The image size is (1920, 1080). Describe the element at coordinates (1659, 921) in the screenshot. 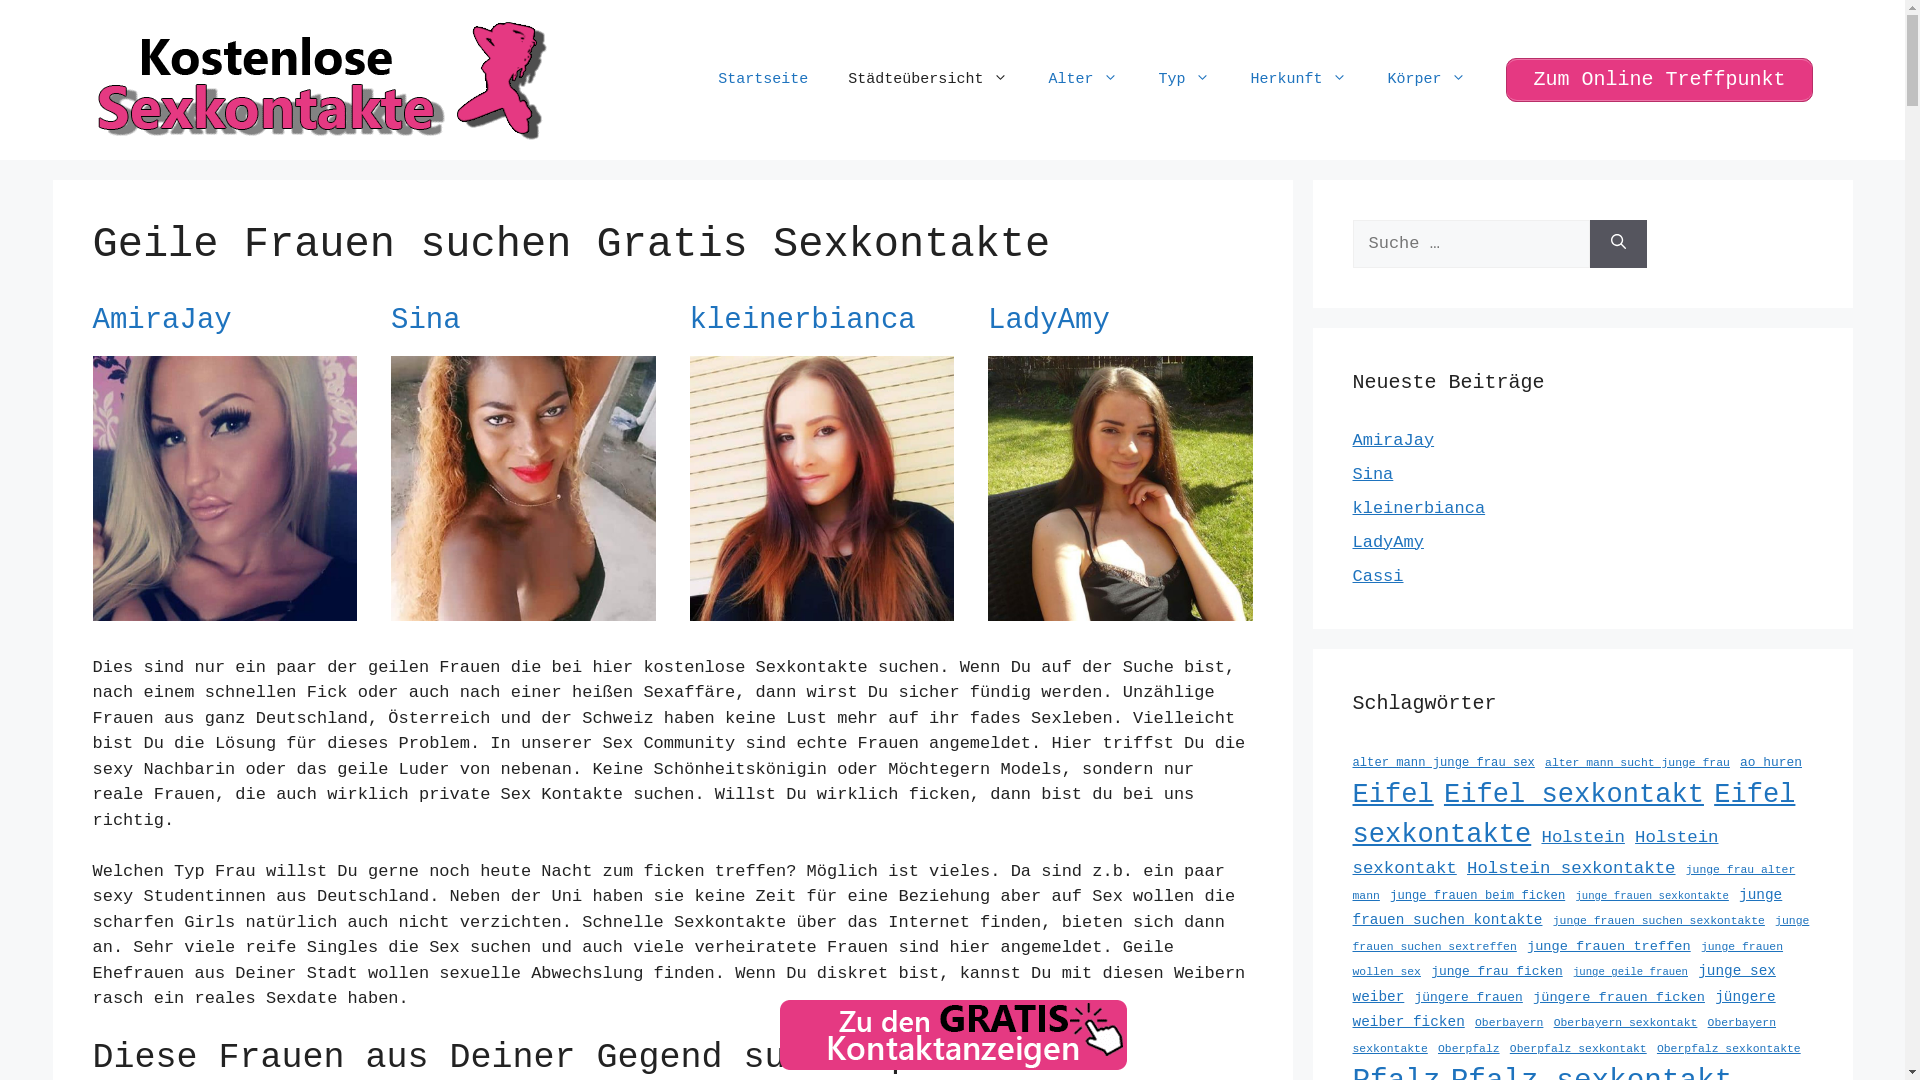

I see `'junge frauen suchen sexkontakte'` at that location.